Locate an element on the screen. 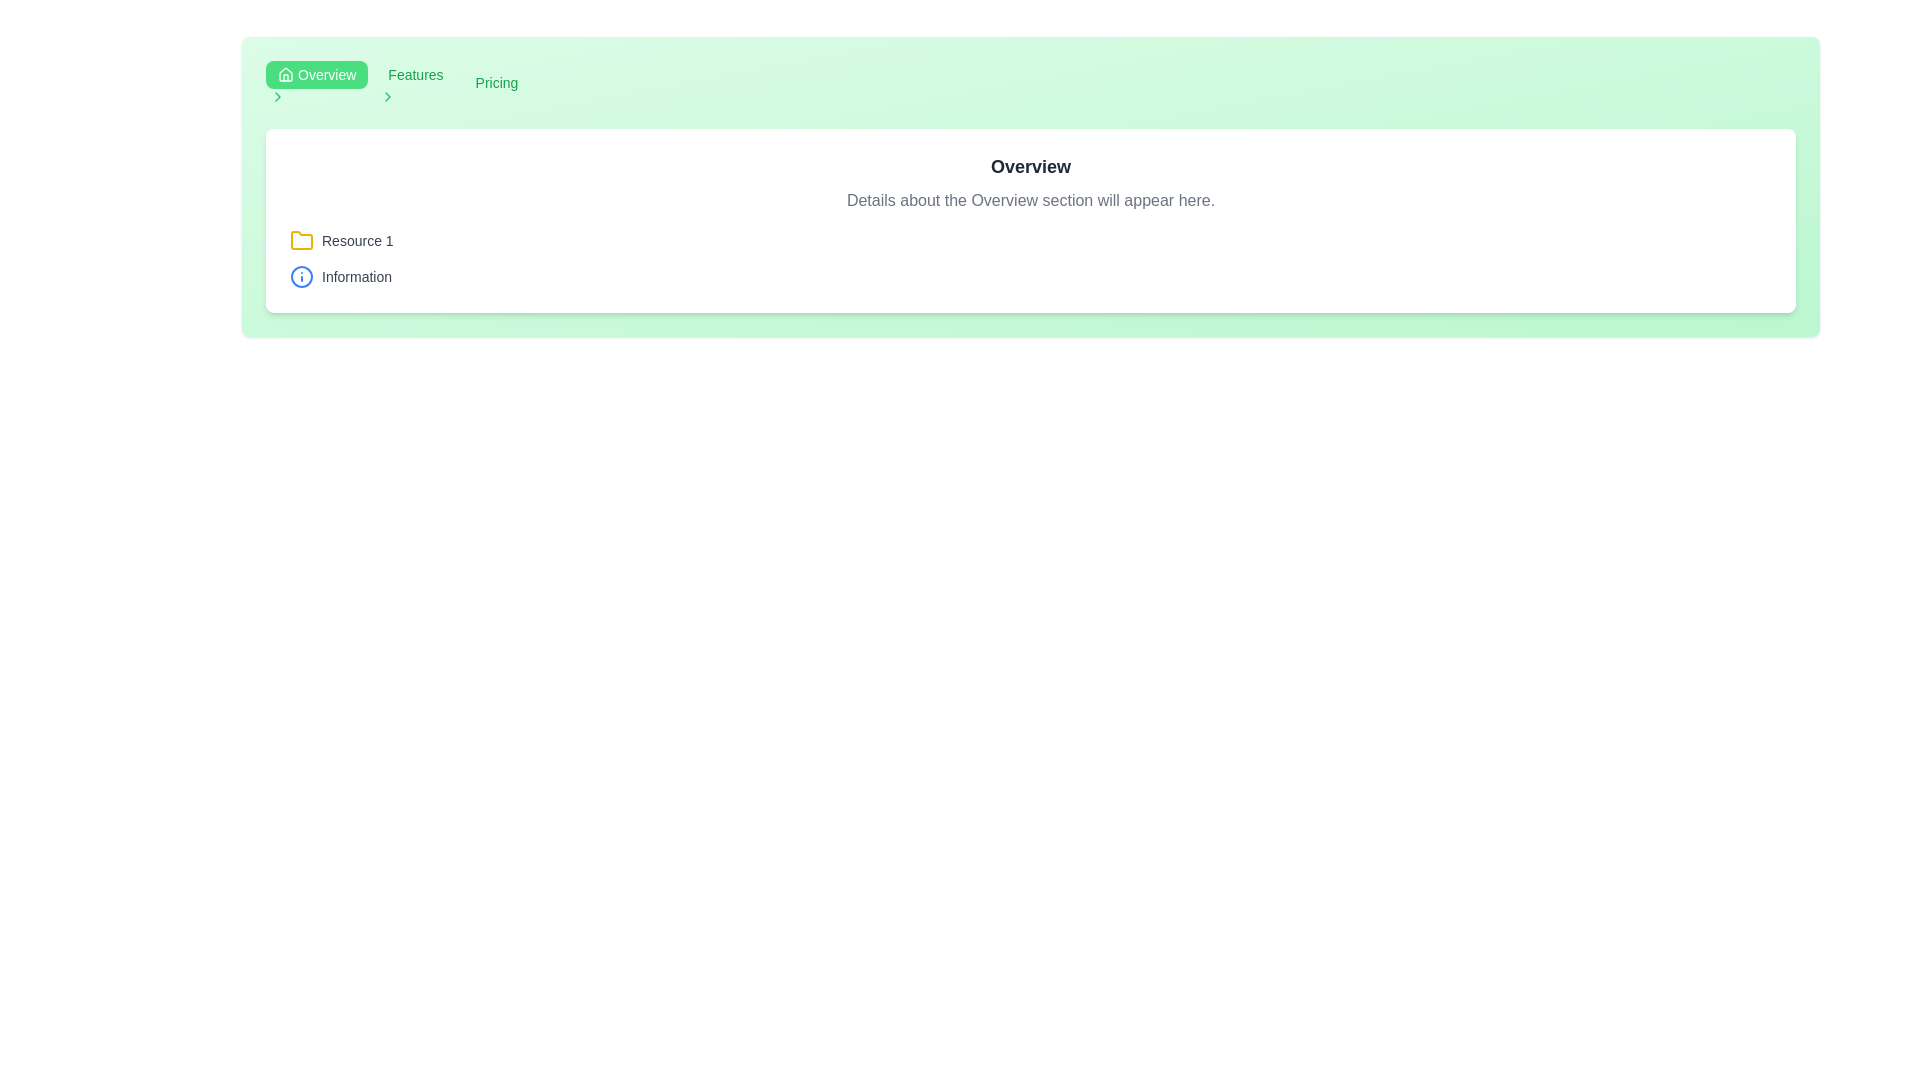 The image size is (1920, 1080). the icon located to the left of the text label 'Information', which serves as a visual cue for an information section is located at coordinates (301, 277).